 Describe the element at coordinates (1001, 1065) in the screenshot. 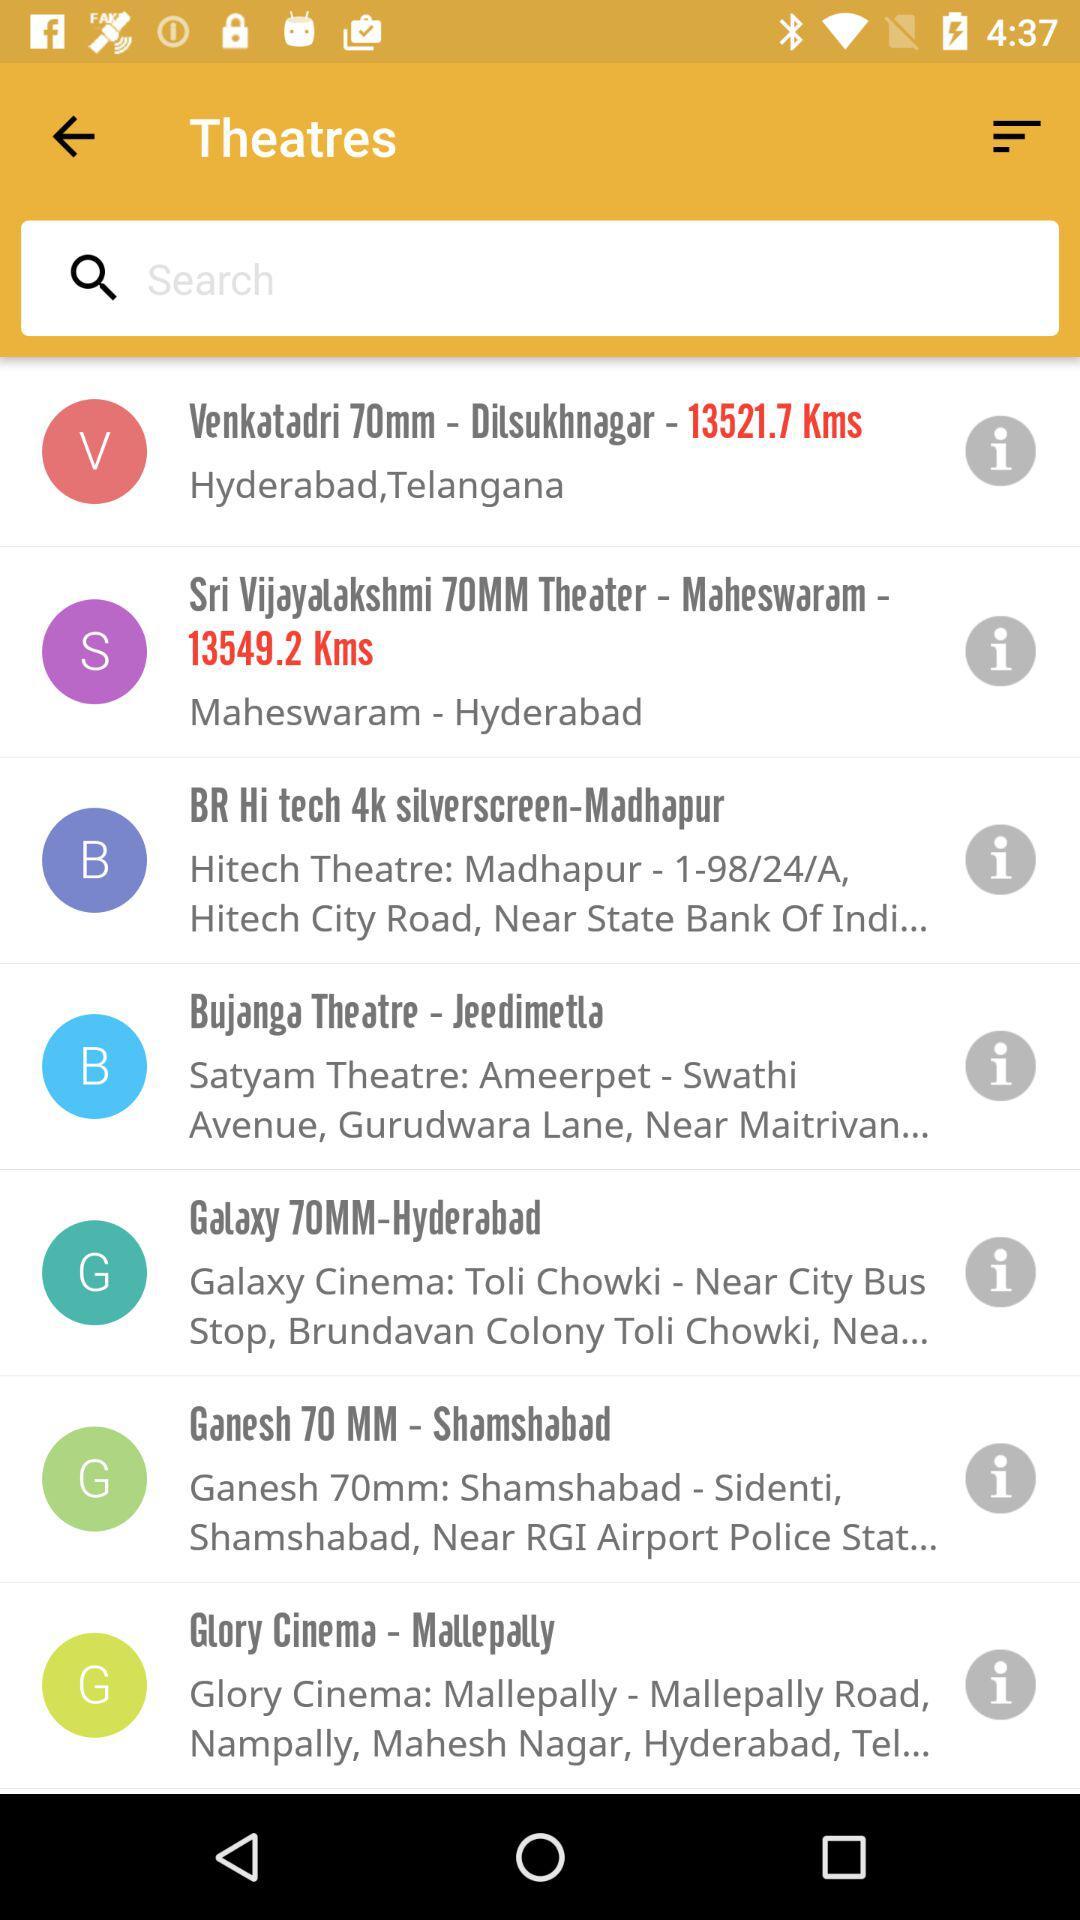

I see `more information on bujanga theatre` at that location.